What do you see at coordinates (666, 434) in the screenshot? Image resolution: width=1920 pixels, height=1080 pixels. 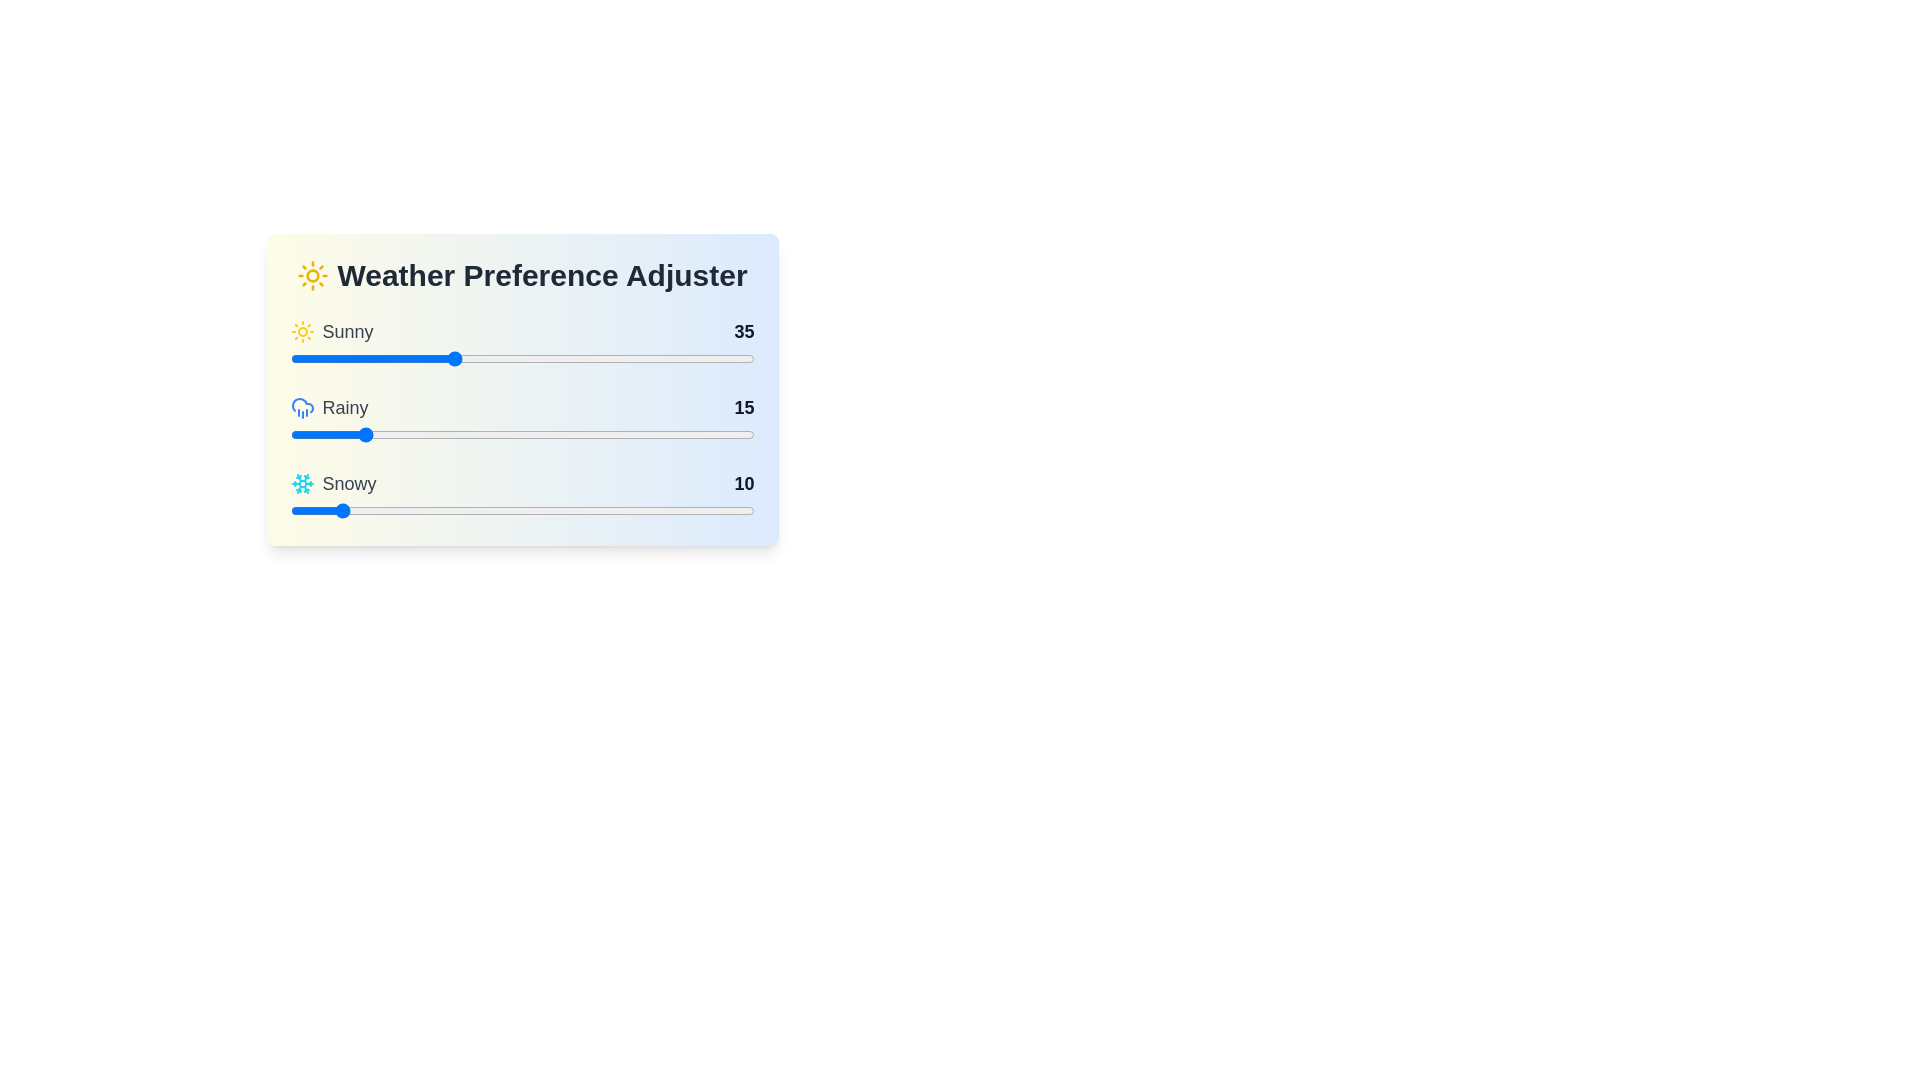 I see `the slider for 'Rainy' to set its value to 81` at bounding box center [666, 434].